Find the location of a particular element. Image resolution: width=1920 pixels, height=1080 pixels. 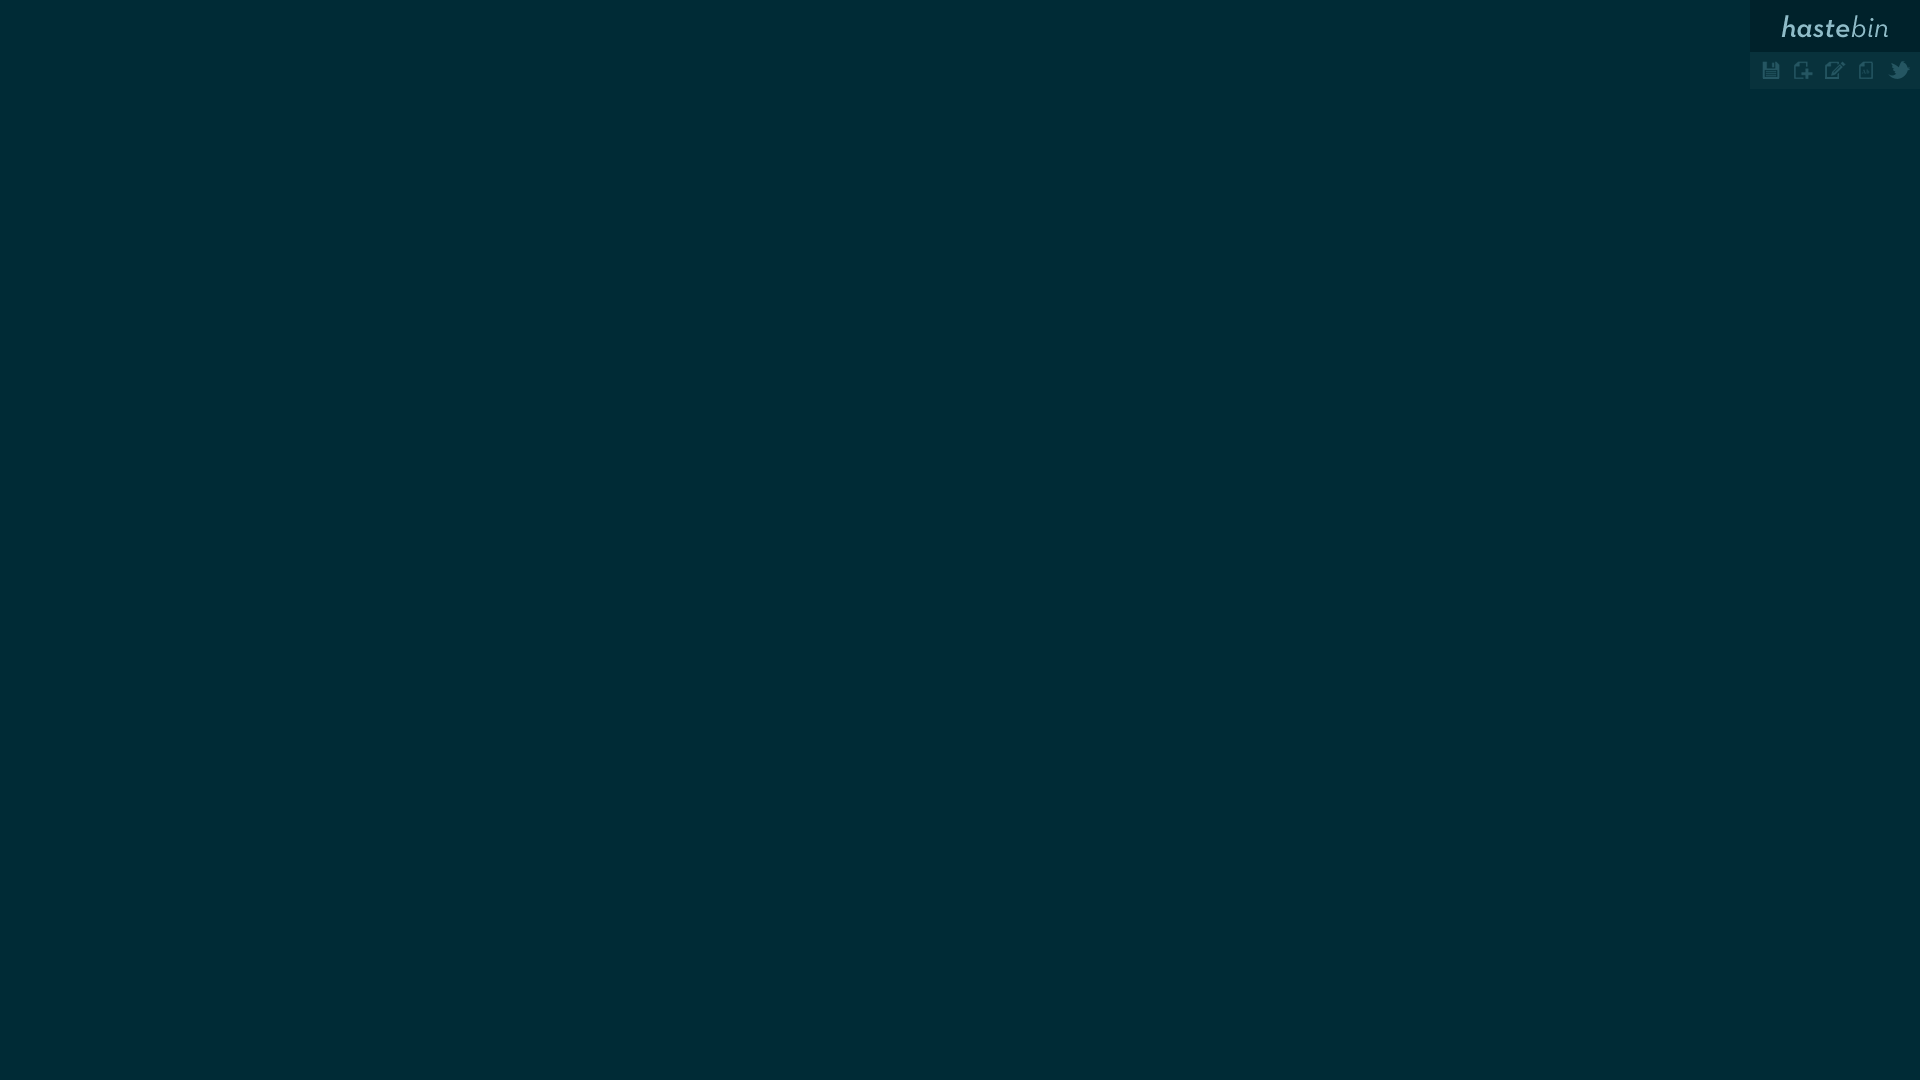

'Save' is located at coordinates (1771, 69).